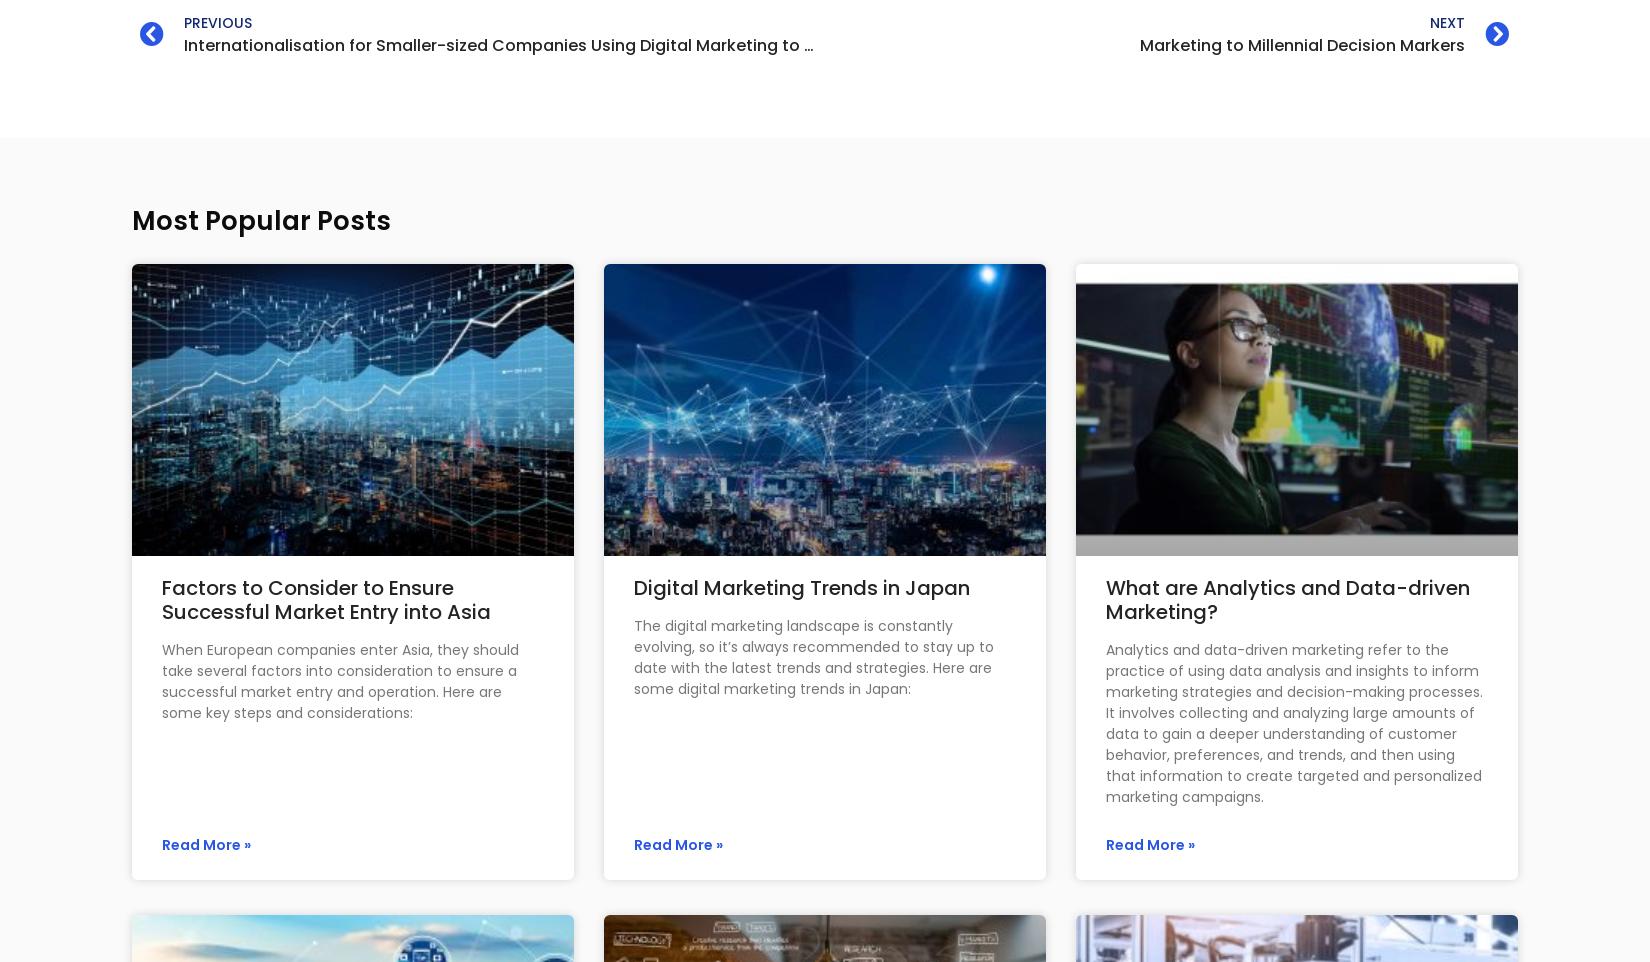 This screenshot has width=1650, height=962. I want to click on 'Most Popular Posts', so click(261, 219).